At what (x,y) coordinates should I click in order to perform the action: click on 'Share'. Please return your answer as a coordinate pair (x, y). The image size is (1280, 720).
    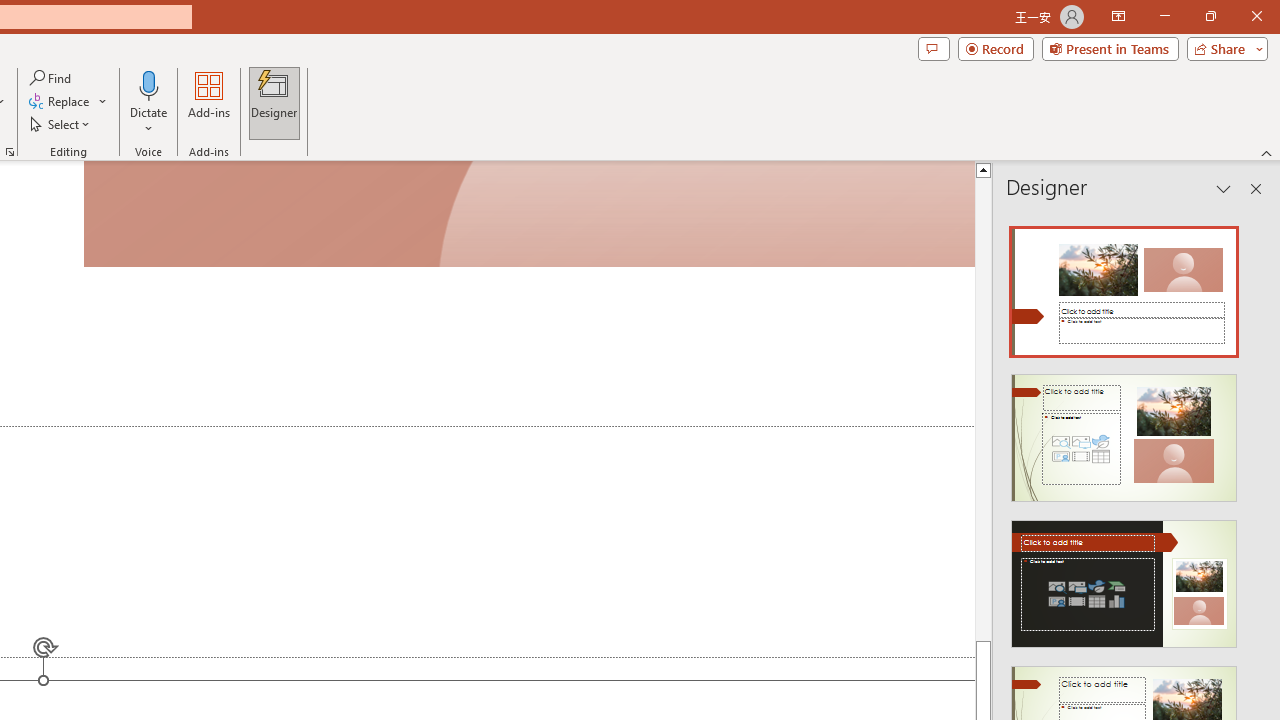
    Looking at the image, I should click on (1222, 47).